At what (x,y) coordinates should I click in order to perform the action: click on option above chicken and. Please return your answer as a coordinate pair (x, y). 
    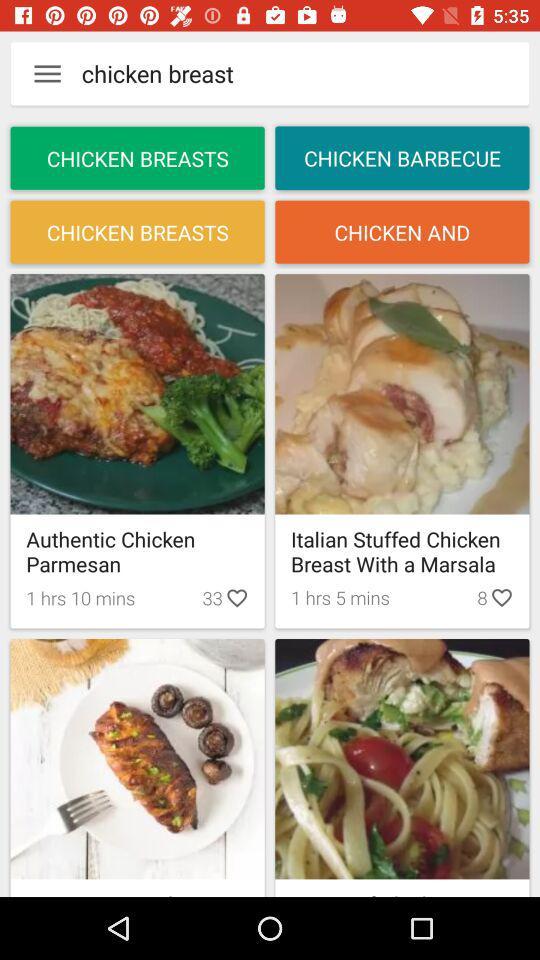
    Looking at the image, I should click on (402, 157).